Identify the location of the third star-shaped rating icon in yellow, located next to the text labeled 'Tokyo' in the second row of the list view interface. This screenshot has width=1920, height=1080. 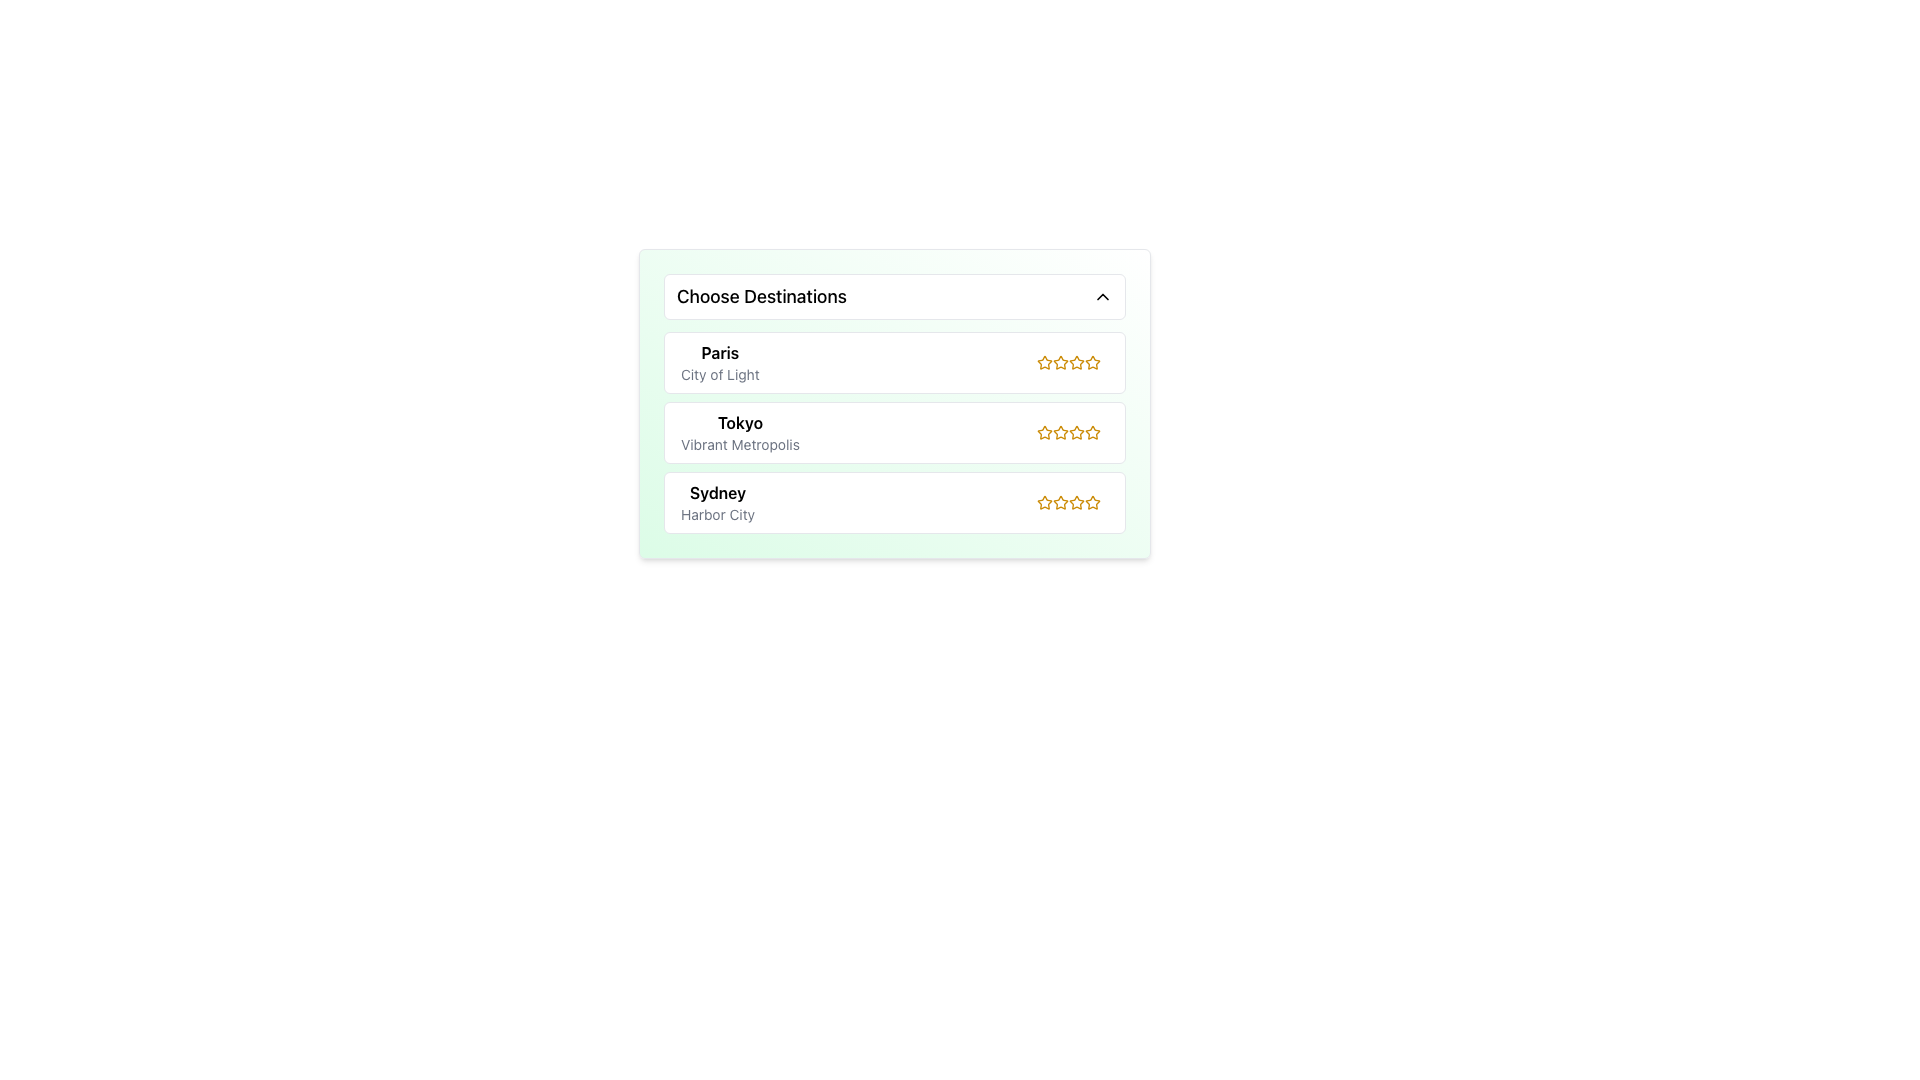
(1059, 431).